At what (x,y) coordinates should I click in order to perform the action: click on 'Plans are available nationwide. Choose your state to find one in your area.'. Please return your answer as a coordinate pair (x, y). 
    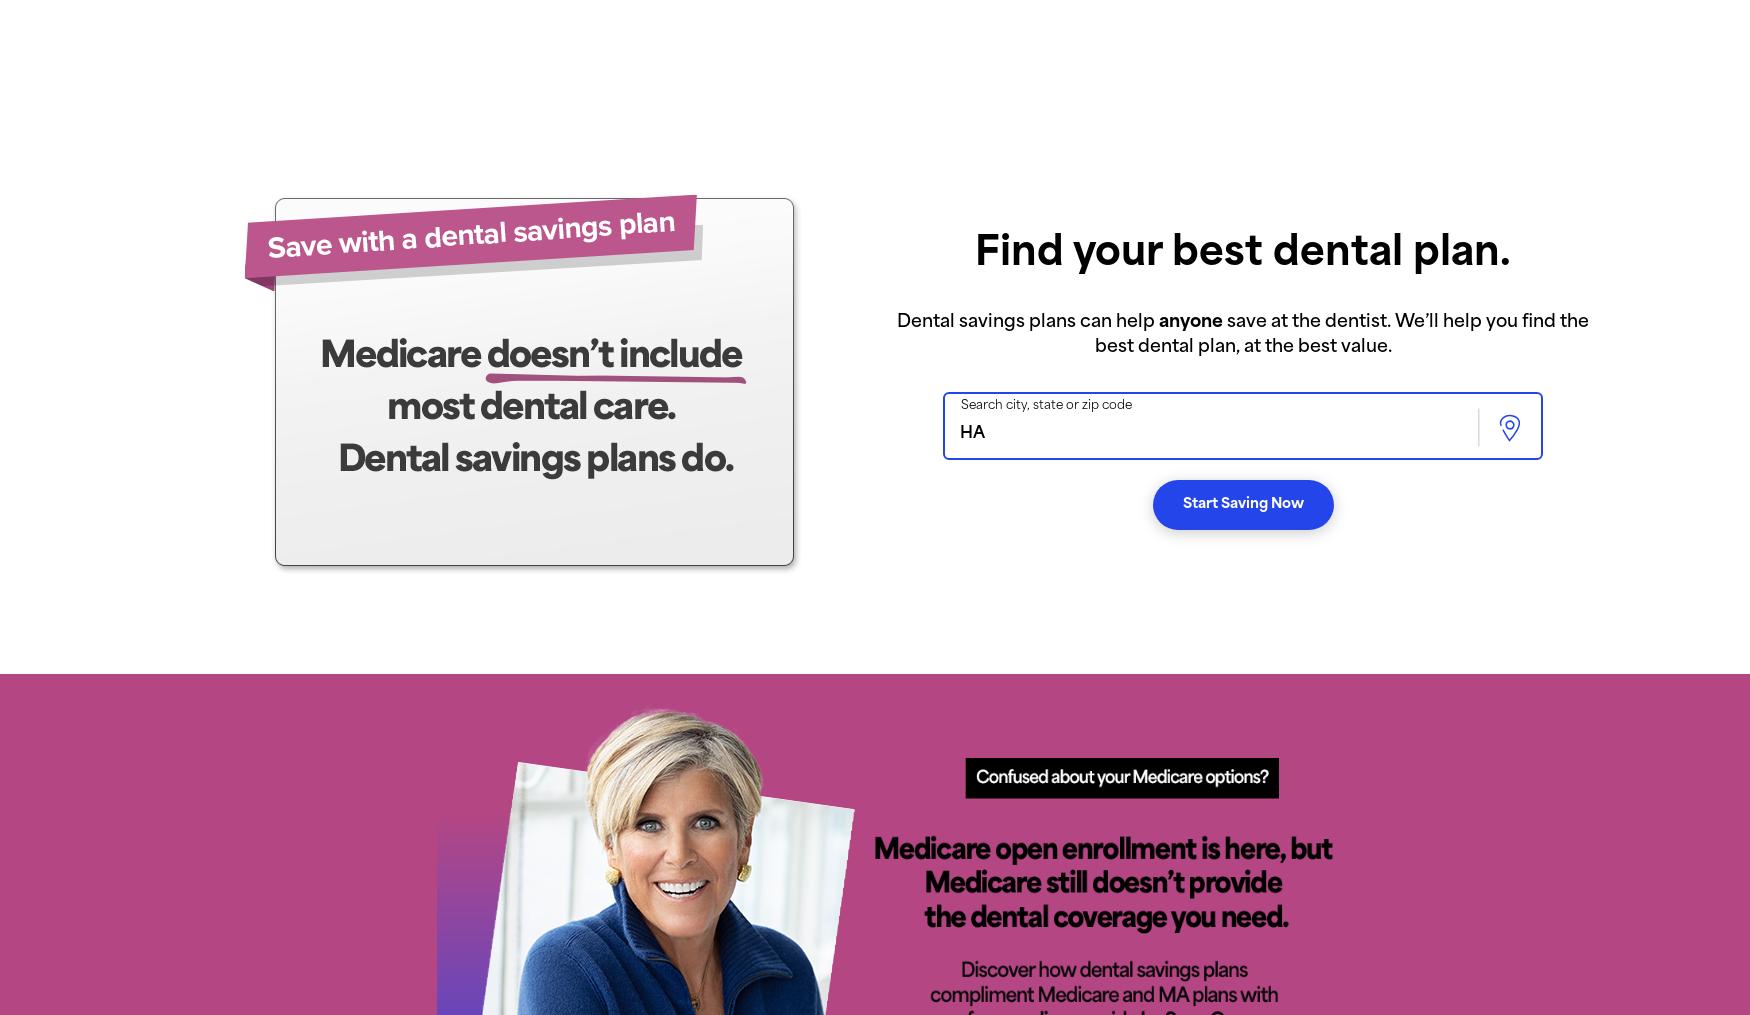
    Looking at the image, I should click on (358, 30).